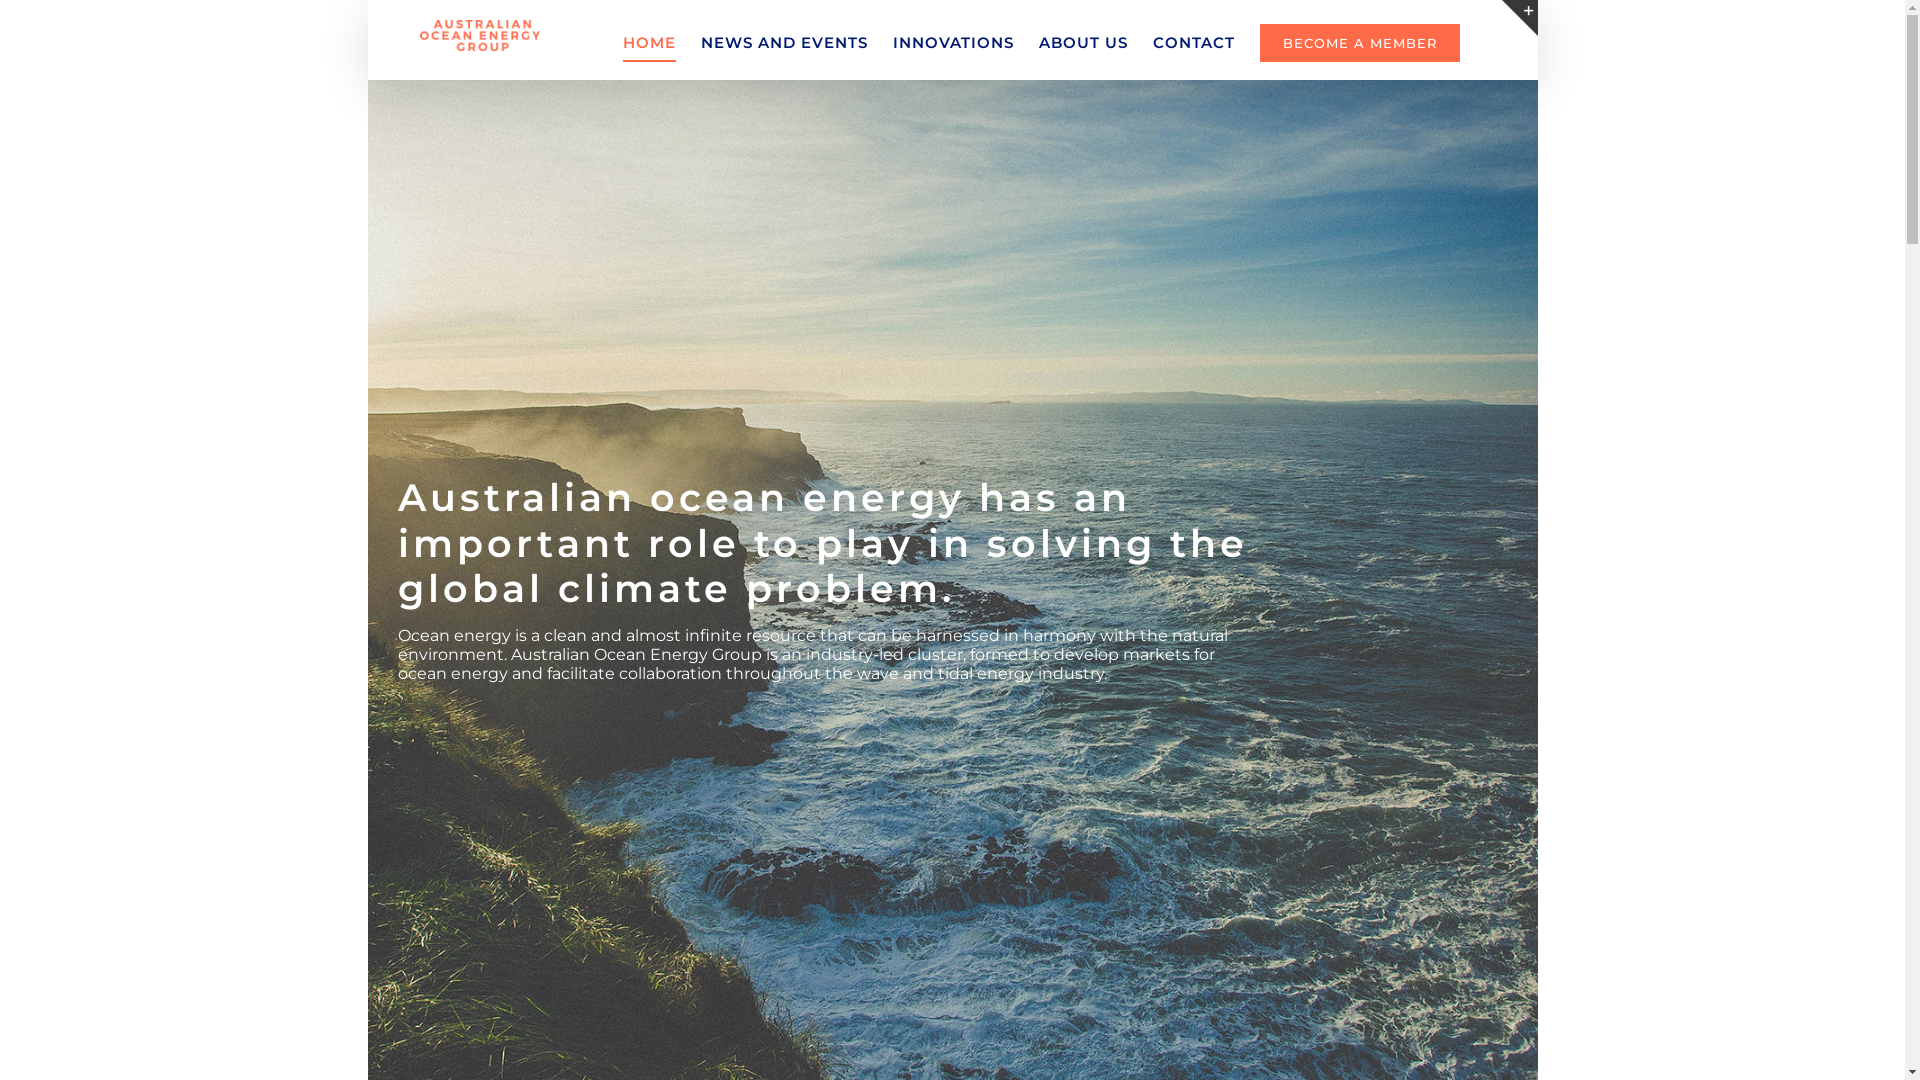 This screenshot has height=1080, width=1920. Describe the element at coordinates (952, 42) in the screenshot. I see `'INNOVATIONS'` at that location.